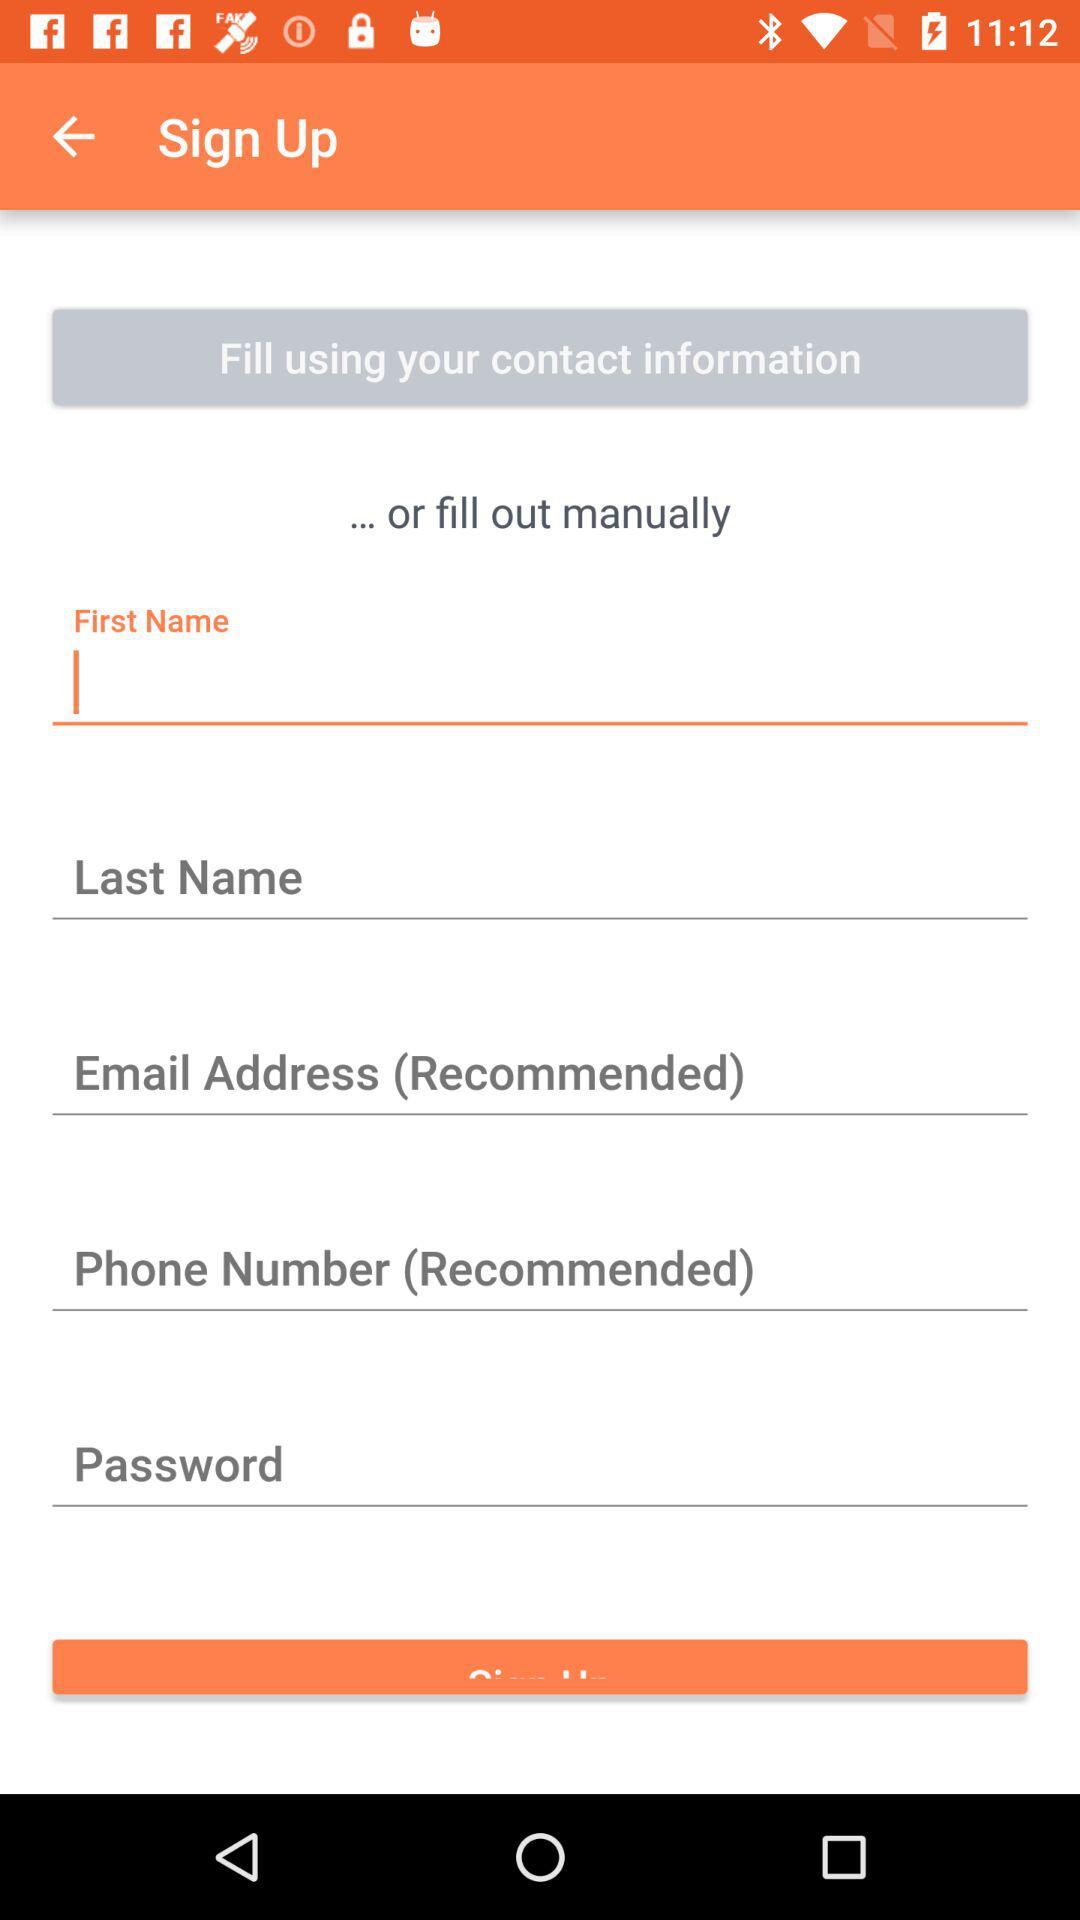 The width and height of the screenshot is (1080, 1920). What do you see at coordinates (540, 356) in the screenshot?
I see `the fill using your` at bounding box center [540, 356].